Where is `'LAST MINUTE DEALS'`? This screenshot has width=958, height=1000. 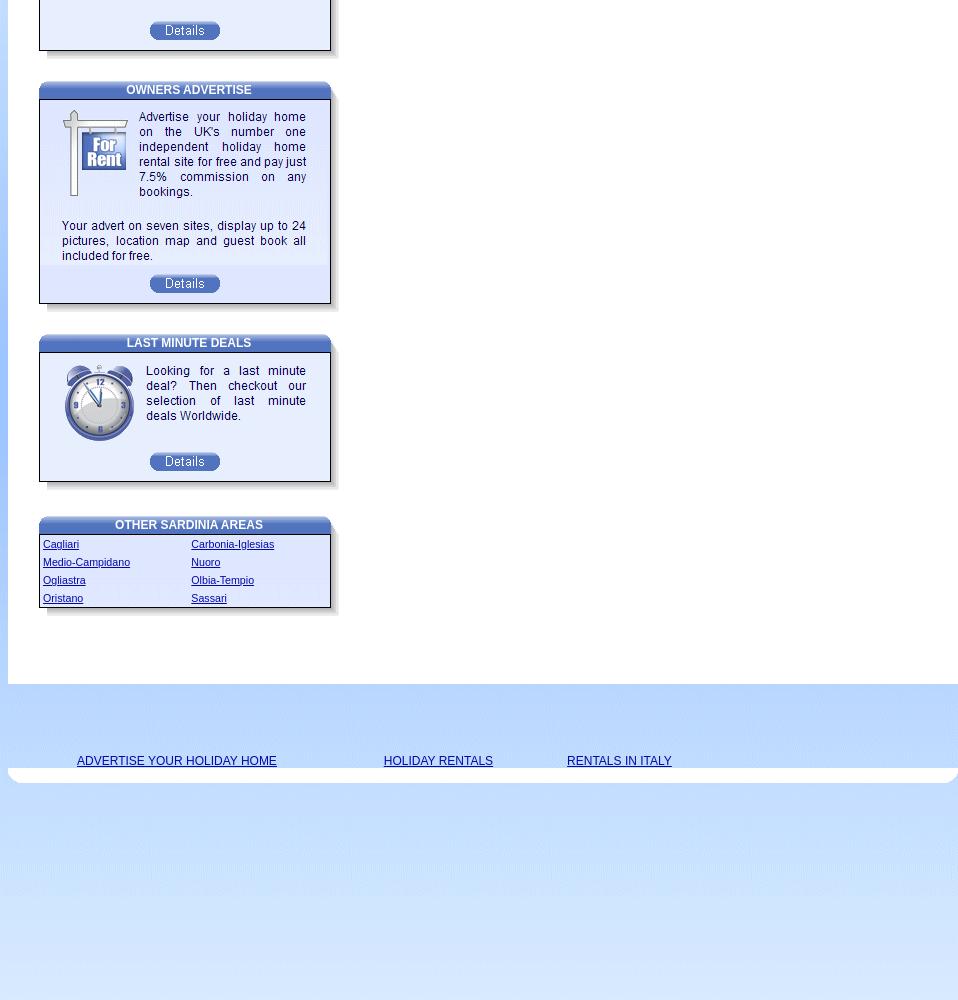
'LAST MINUTE DEALS' is located at coordinates (187, 342).